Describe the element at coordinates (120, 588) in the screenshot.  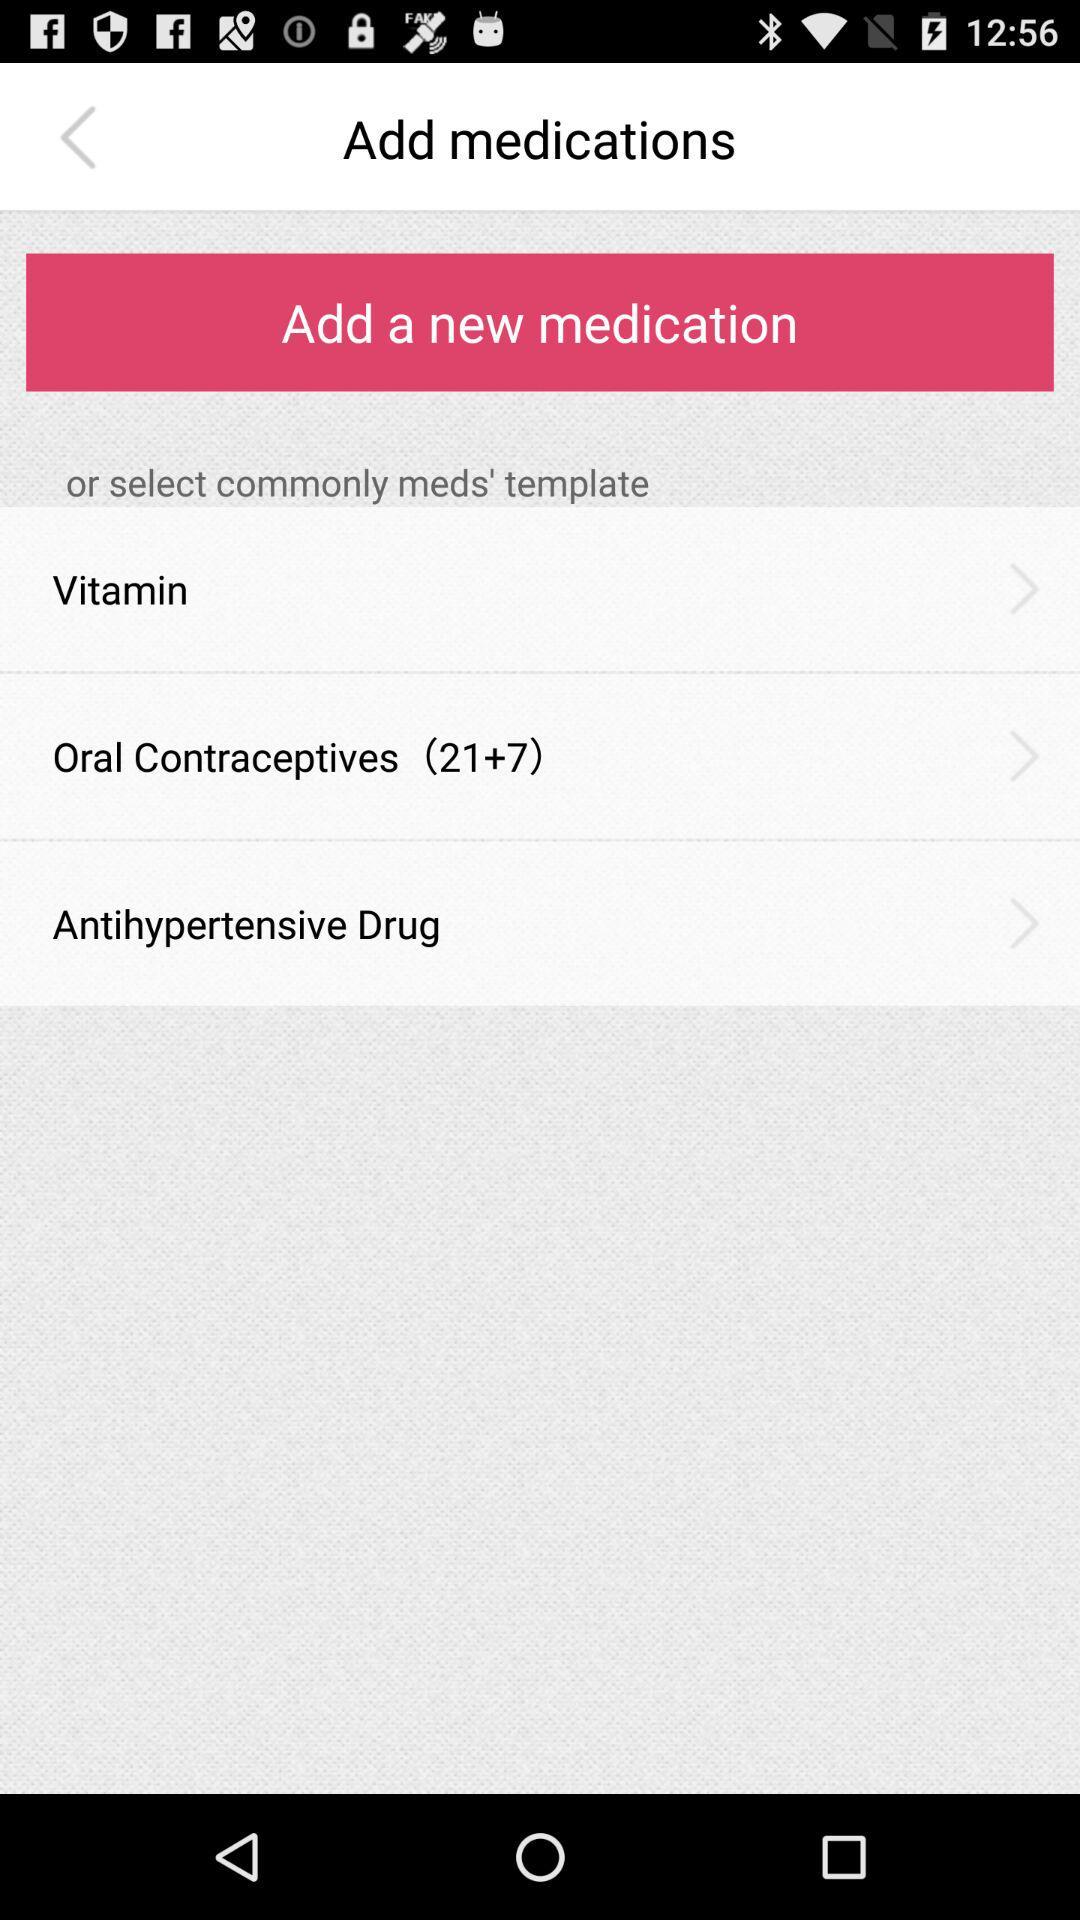
I see `the vitamin item` at that location.